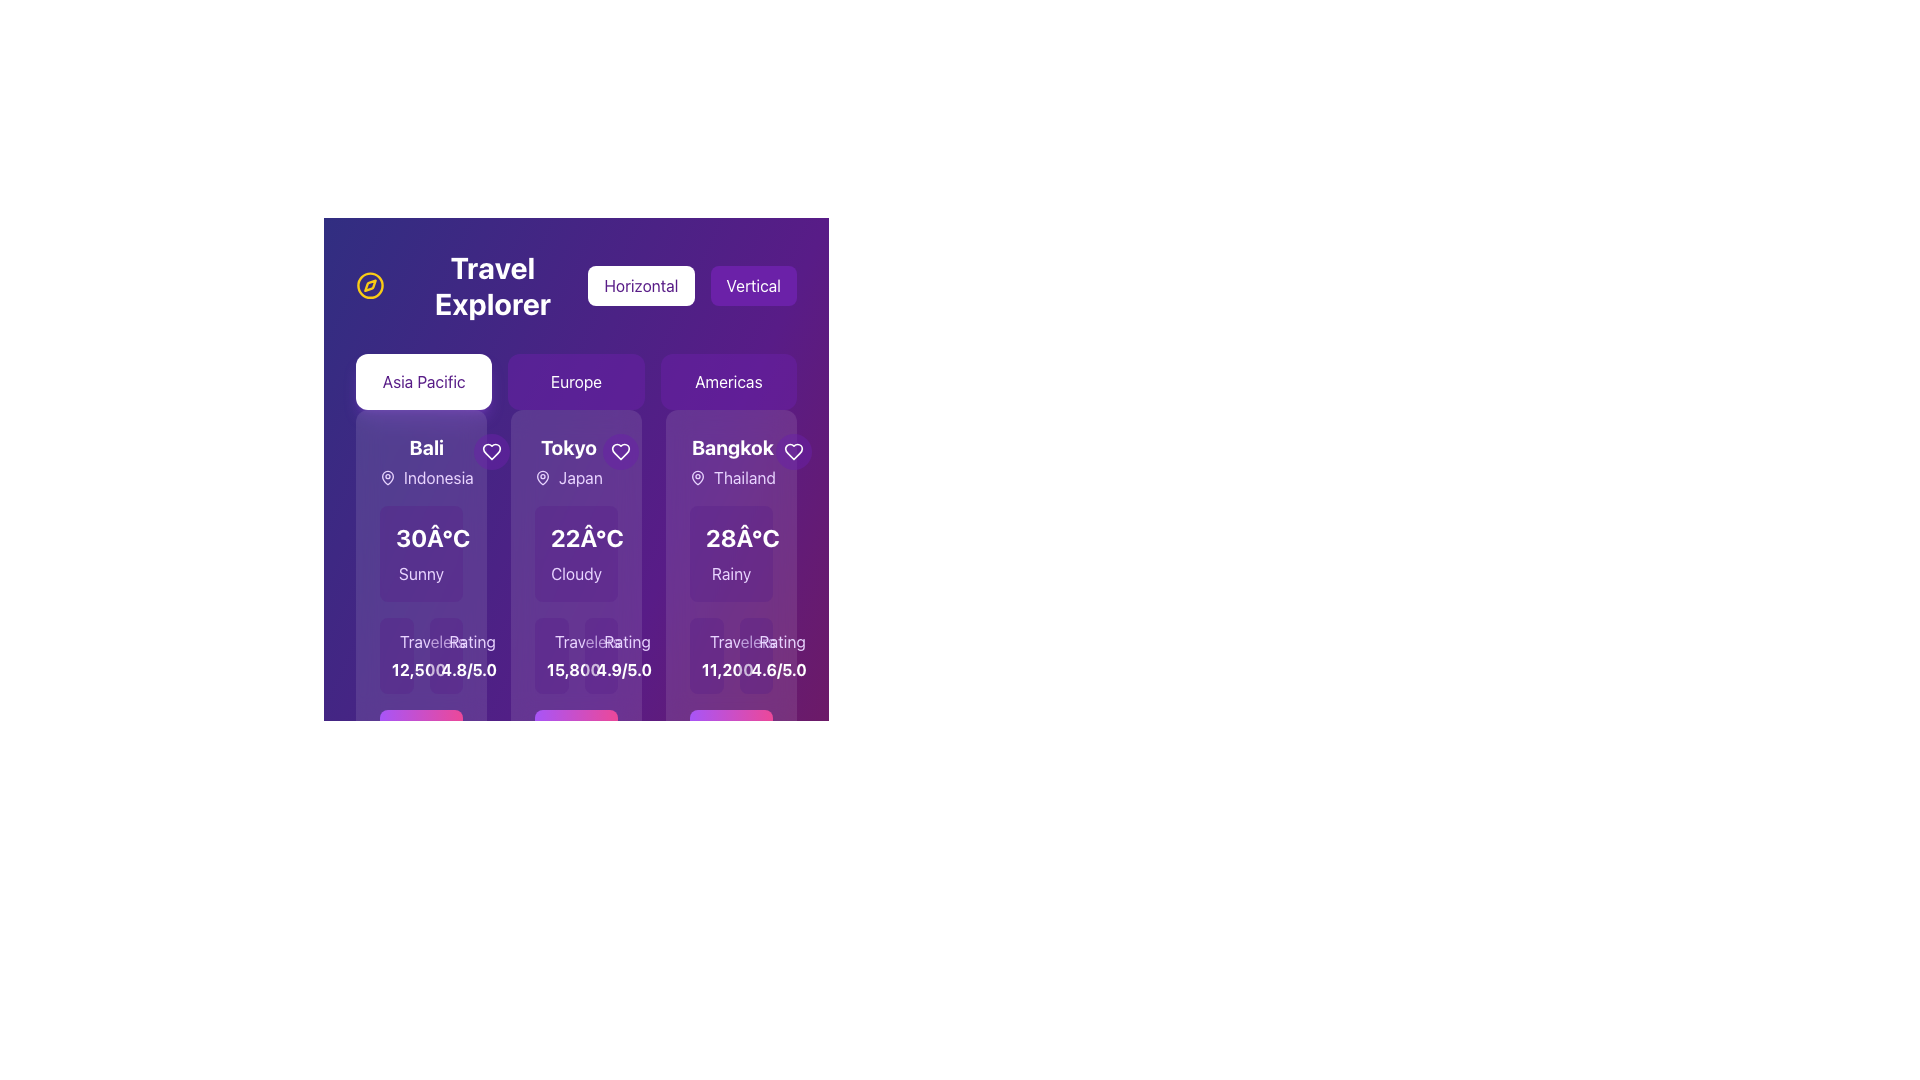  Describe the element at coordinates (370, 285) in the screenshot. I see `the decorative compass-like graphical icon located in the top-left section of the interface` at that location.